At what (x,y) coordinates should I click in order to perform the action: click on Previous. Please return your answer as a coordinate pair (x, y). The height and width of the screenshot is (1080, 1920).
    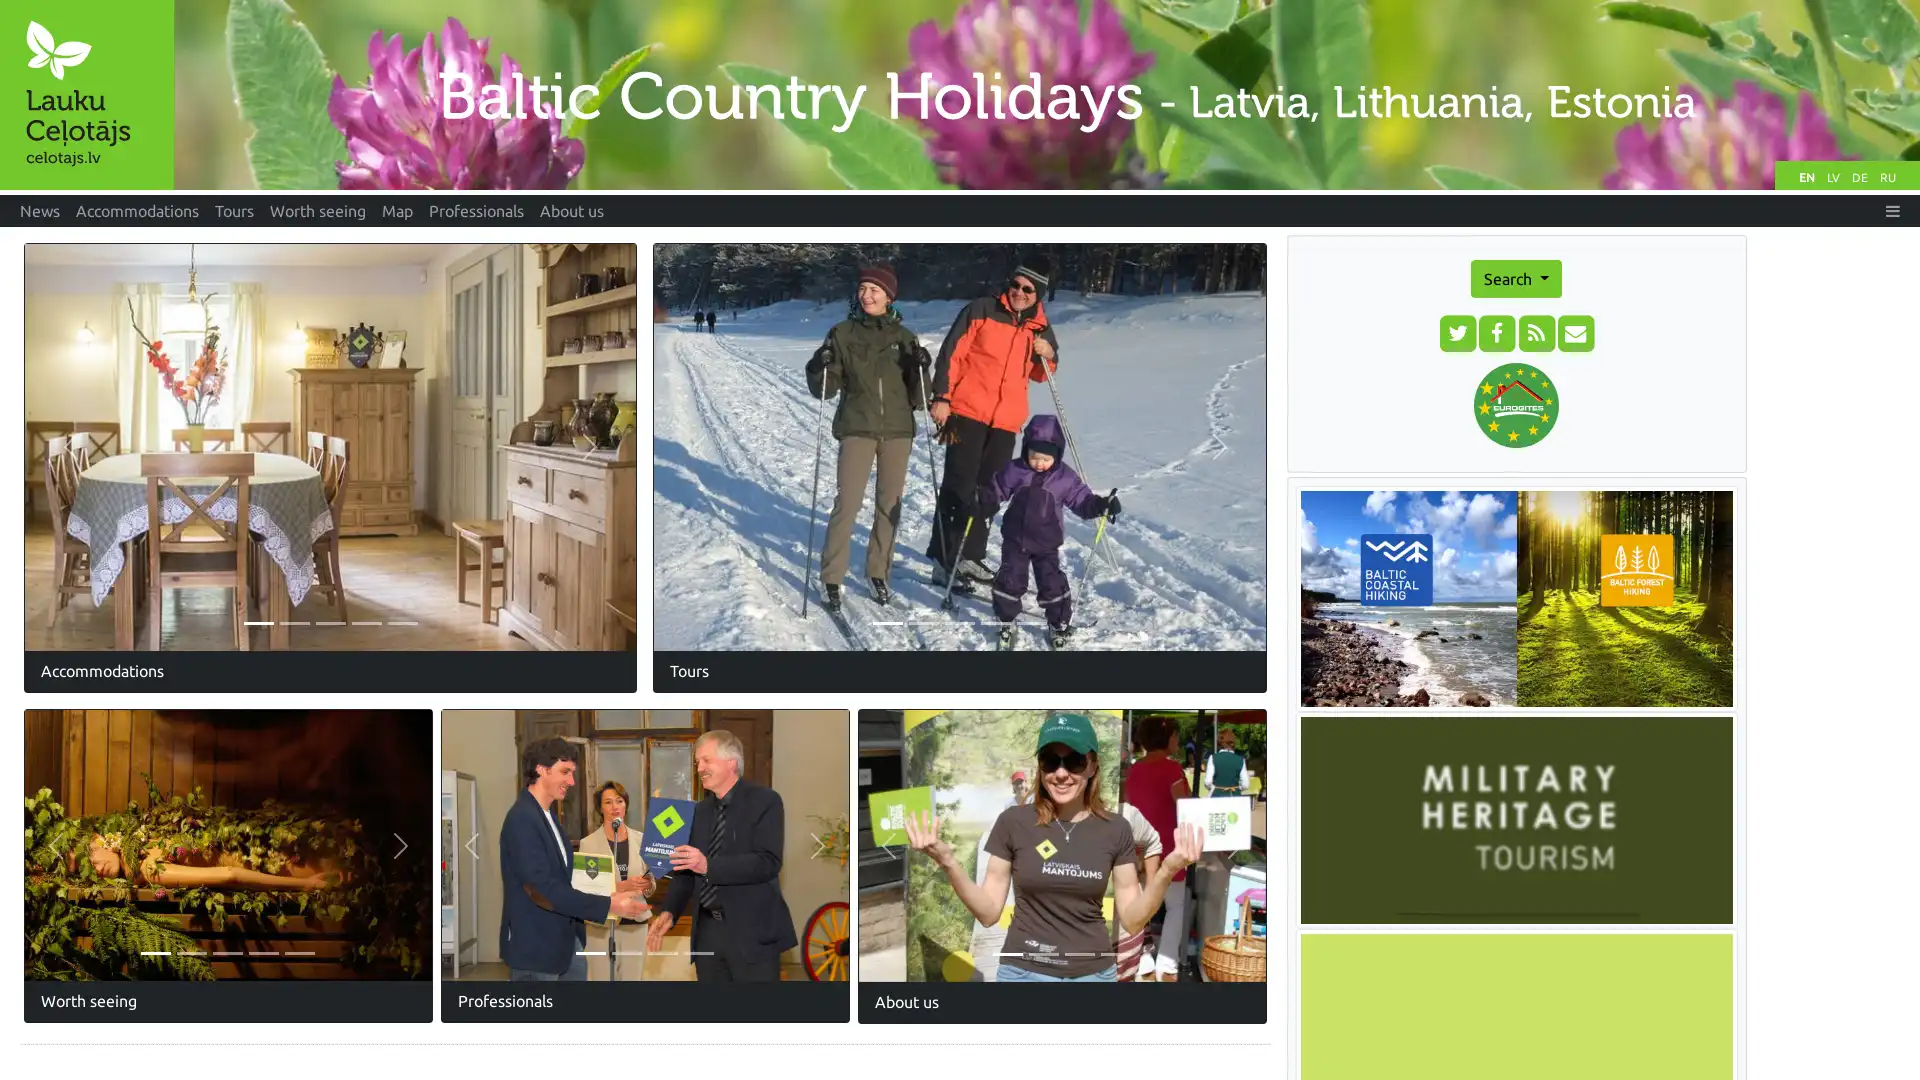
    Looking at the image, I should click on (700, 446).